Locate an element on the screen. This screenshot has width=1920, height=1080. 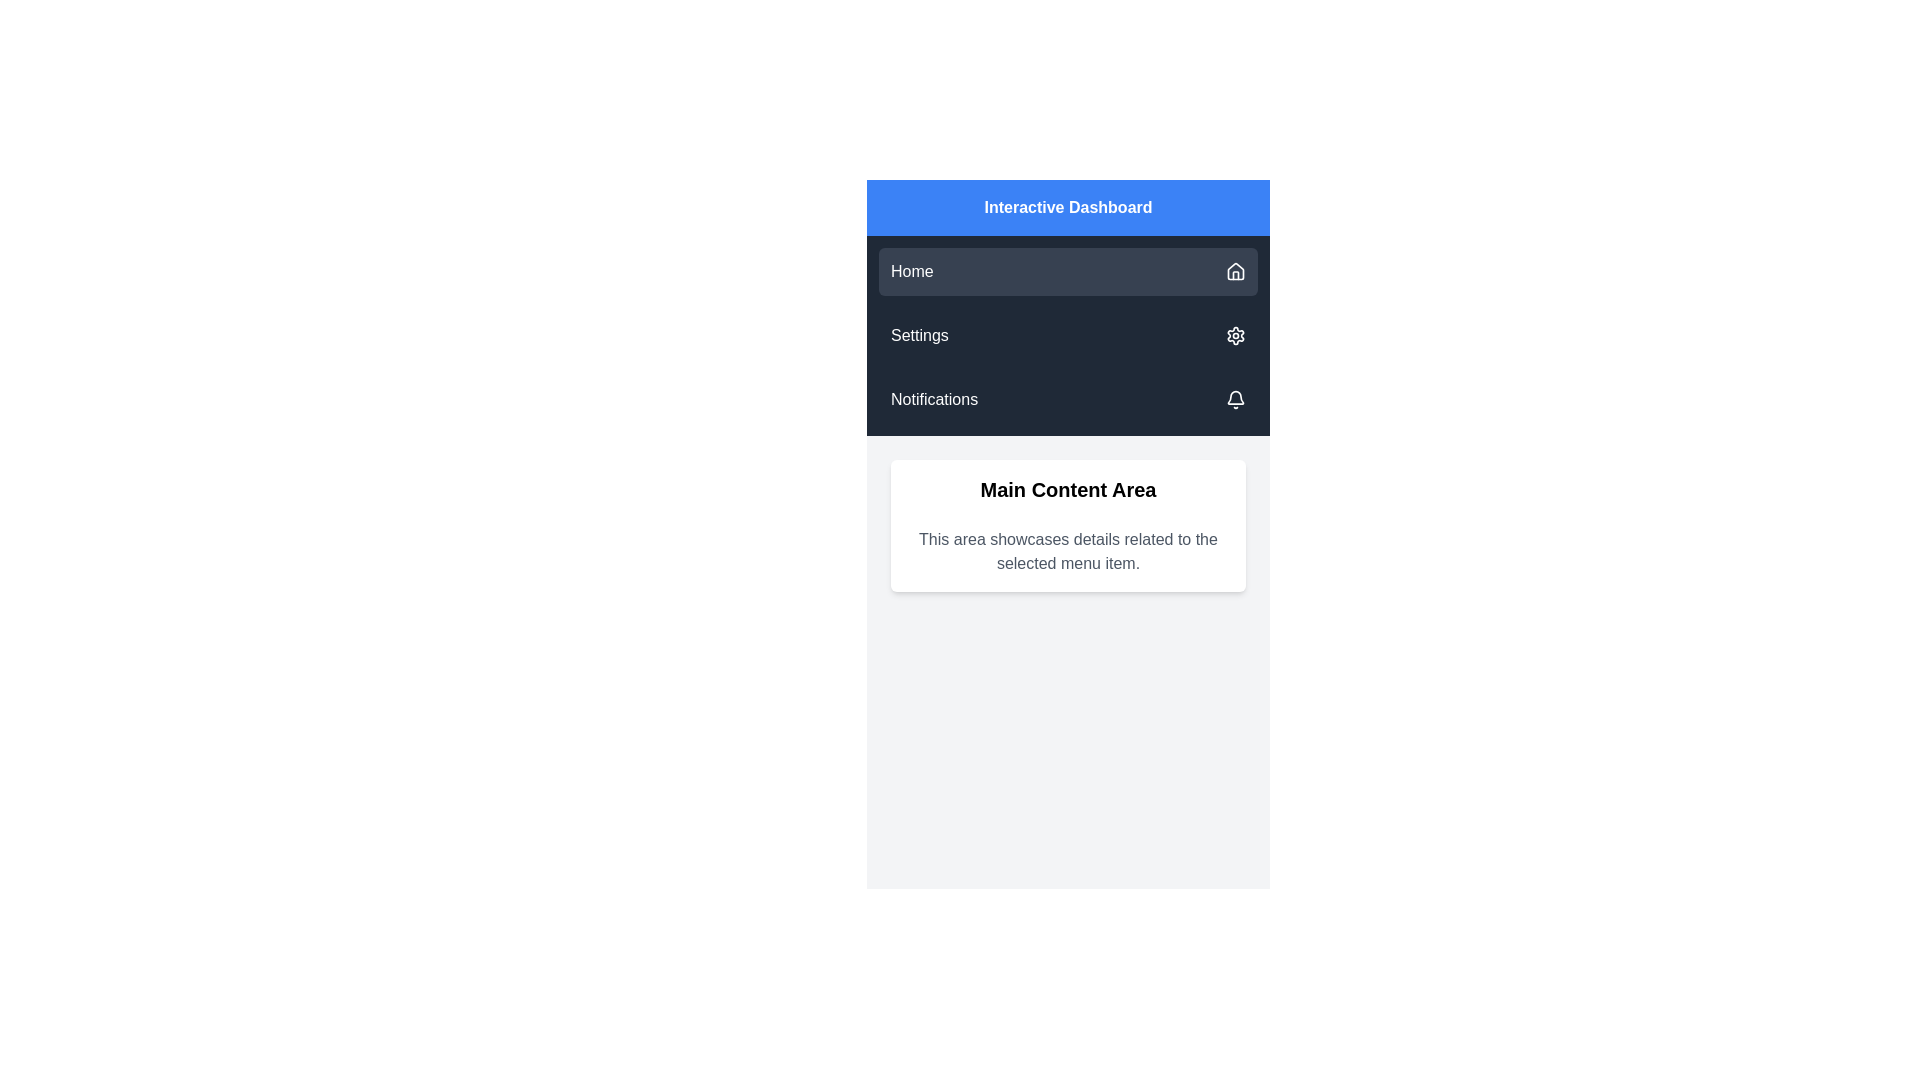
the 'Settings' text label located in the sidebar navigation menu is located at coordinates (918, 334).